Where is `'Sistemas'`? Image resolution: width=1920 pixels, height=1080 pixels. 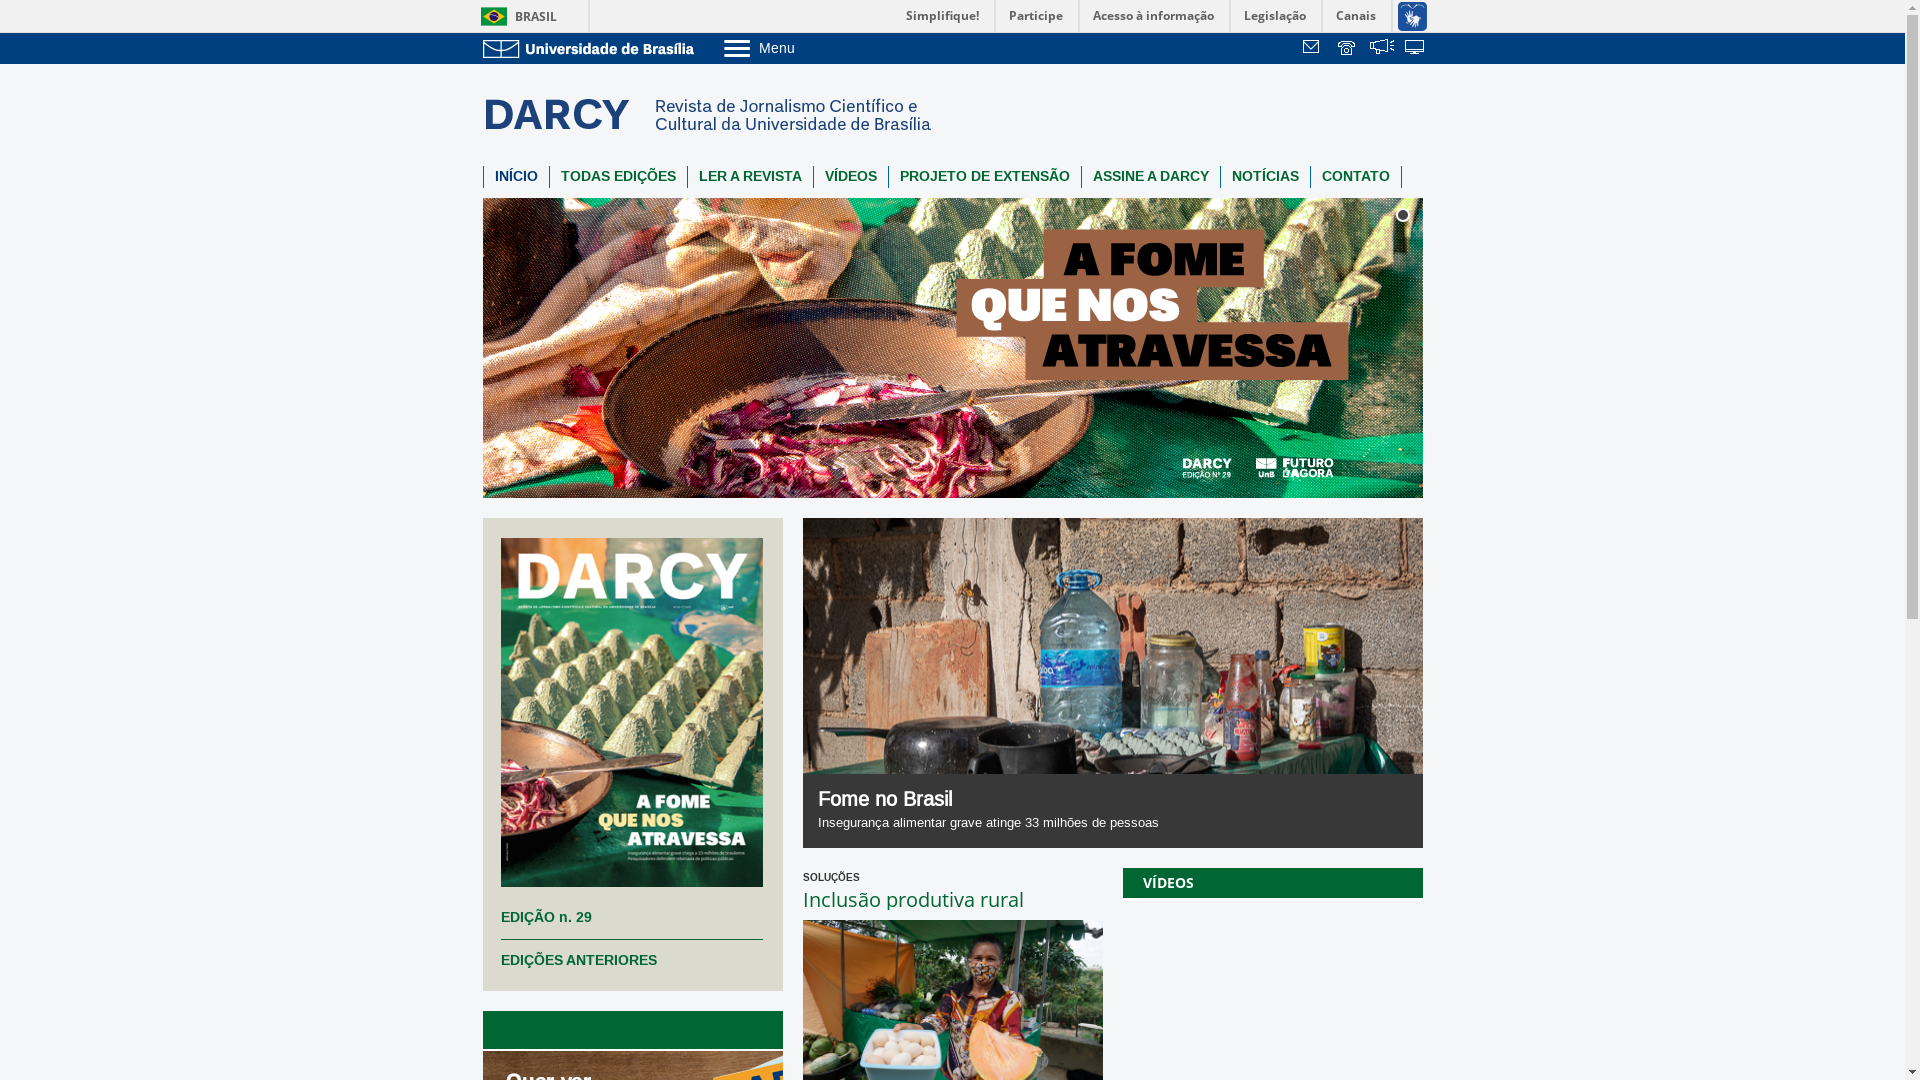 'Sistemas' is located at coordinates (1415, 48).